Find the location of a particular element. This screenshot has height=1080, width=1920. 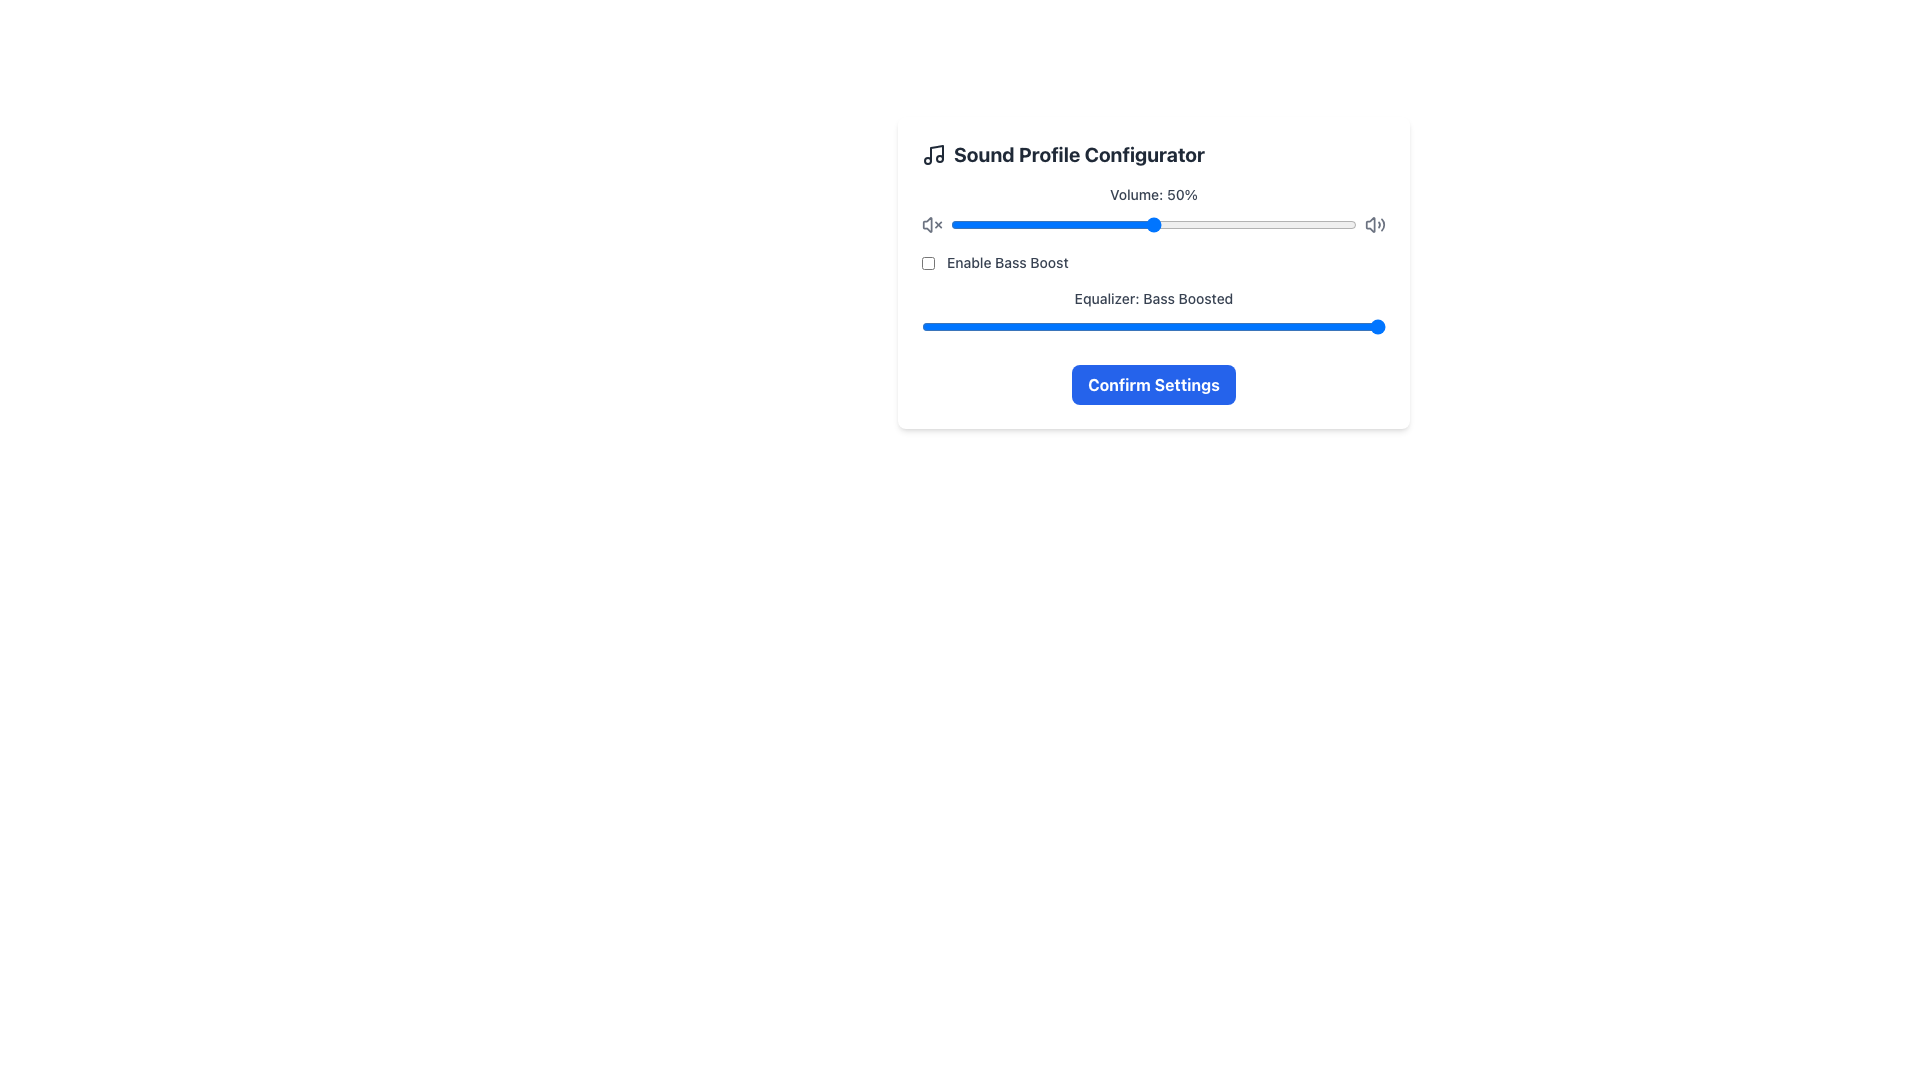

volume is located at coordinates (1353, 224).